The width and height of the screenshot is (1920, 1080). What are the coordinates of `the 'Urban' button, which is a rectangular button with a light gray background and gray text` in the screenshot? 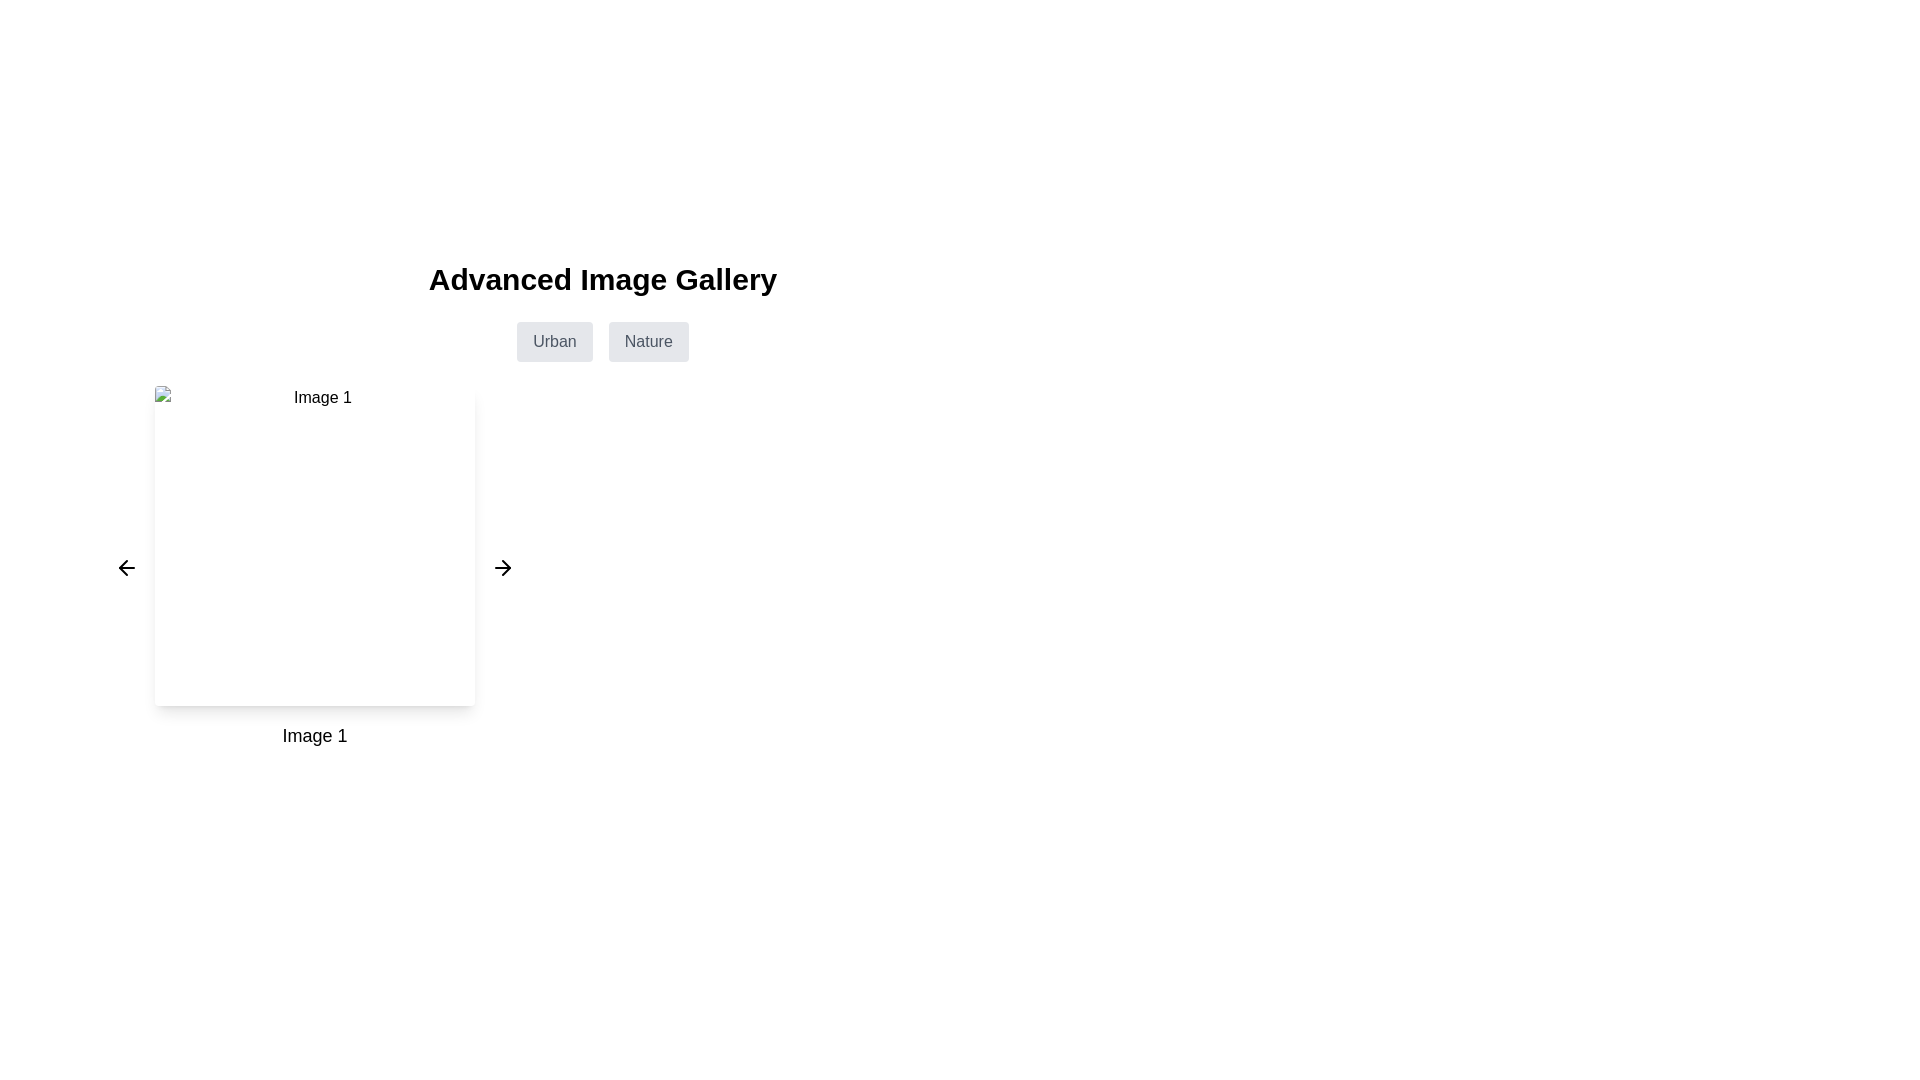 It's located at (555, 341).